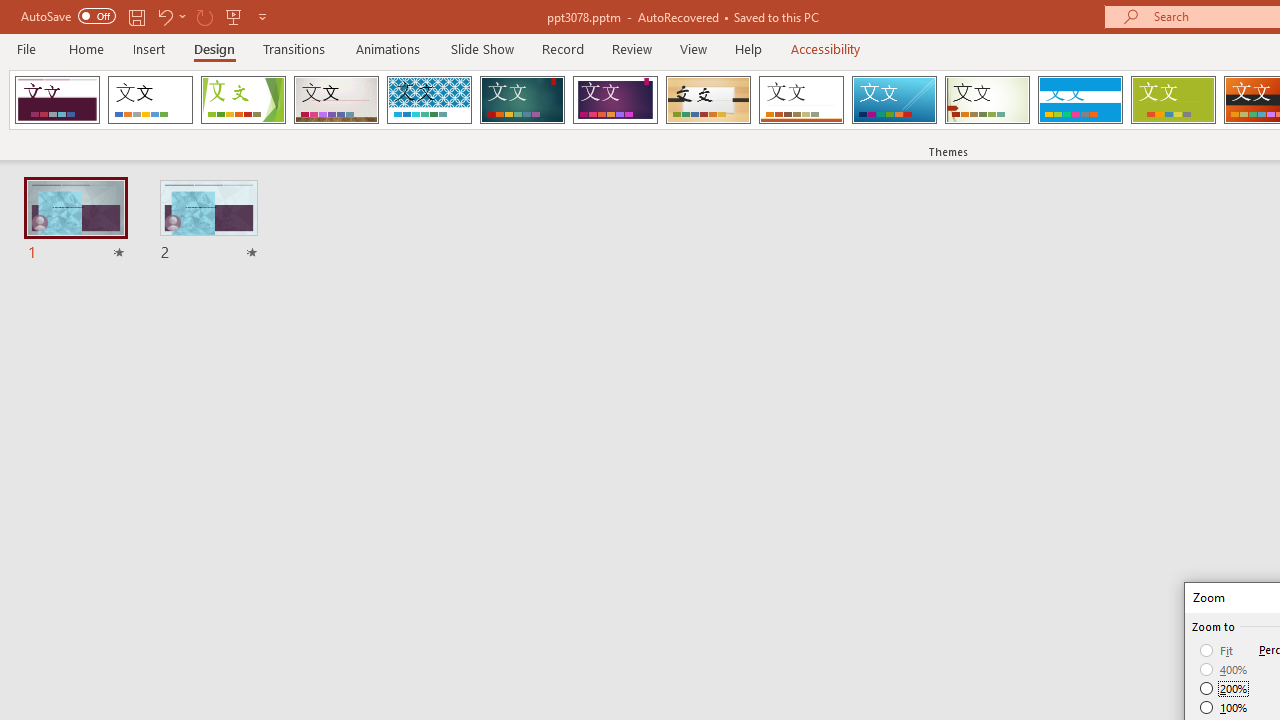 The image size is (1280, 720). Describe the element at coordinates (614, 100) in the screenshot. I see `'Ion Boardroom'` at that location.